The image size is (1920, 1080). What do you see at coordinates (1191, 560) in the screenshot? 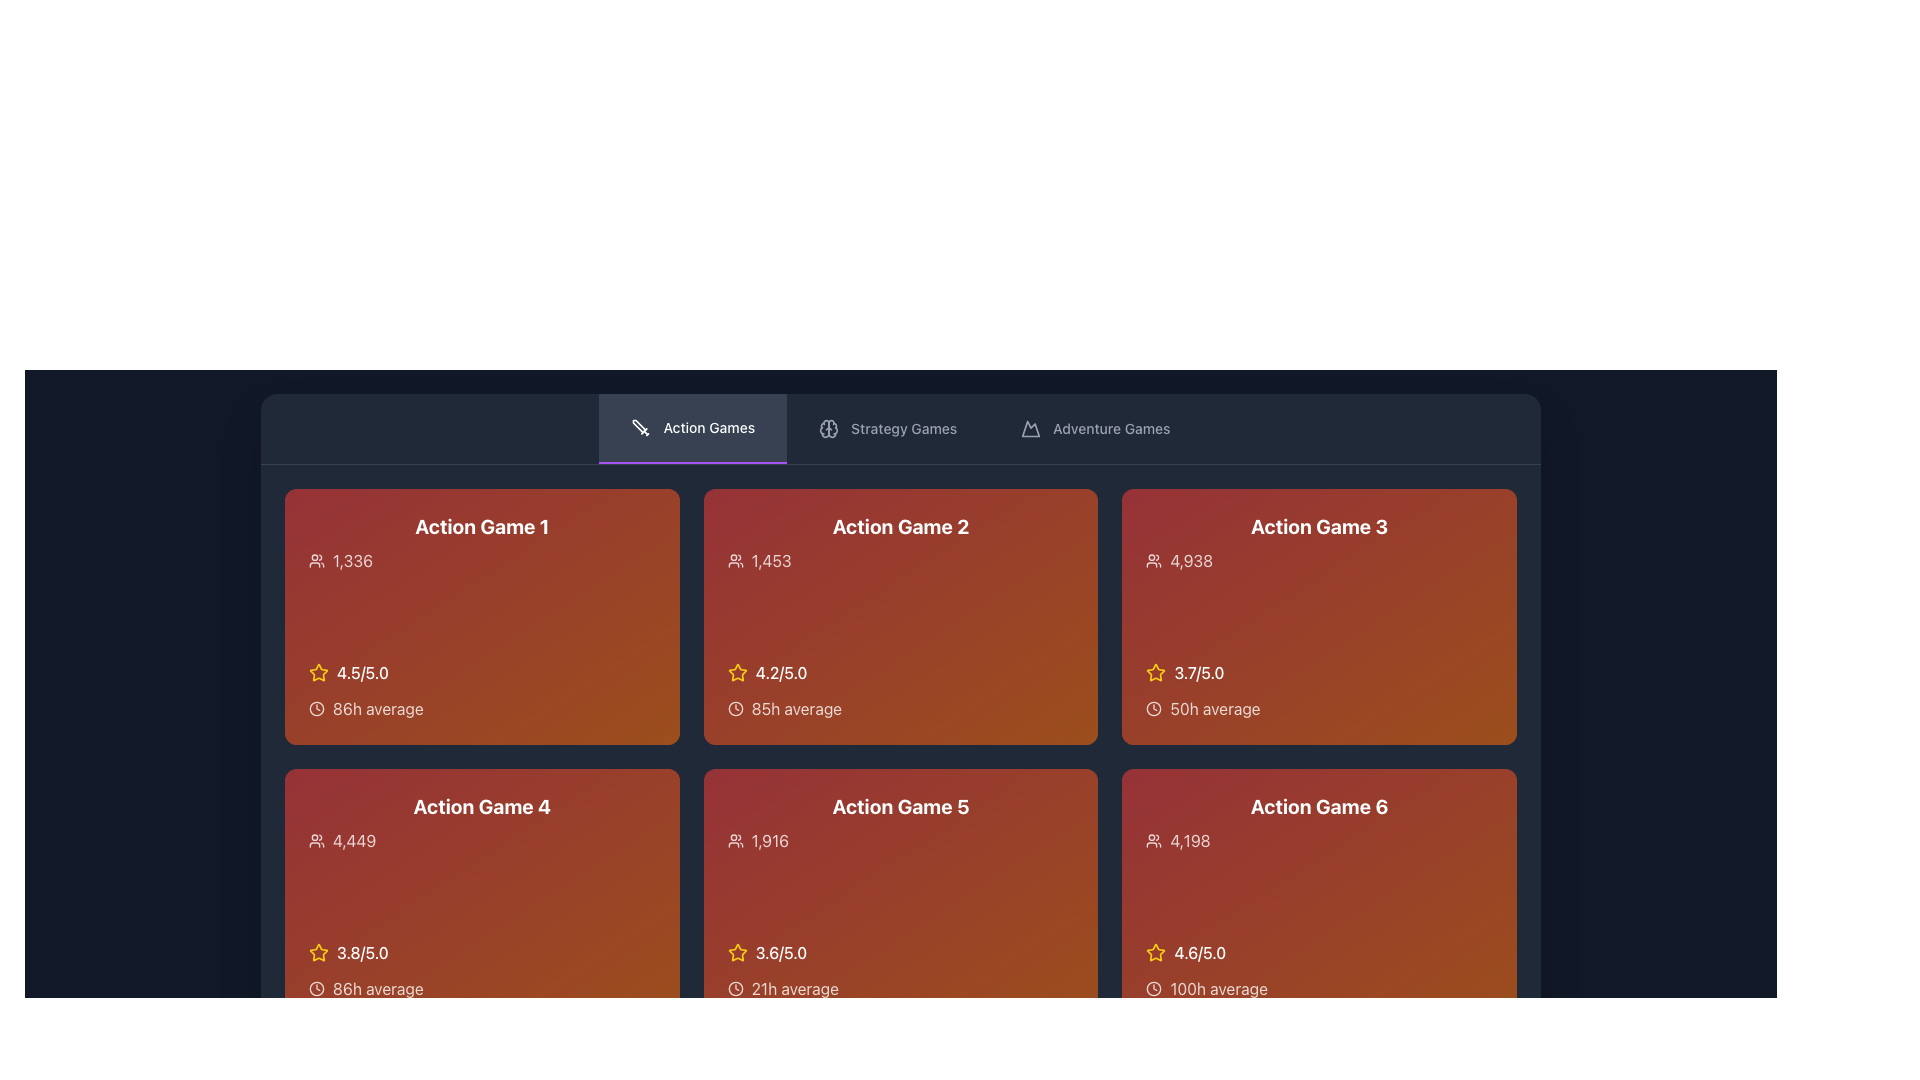
I see `the static text label displaying '4,938' in white font on a reddish background, which is part of a user count display group associated with a user icon to its left` at bounding box center [1191, 560].